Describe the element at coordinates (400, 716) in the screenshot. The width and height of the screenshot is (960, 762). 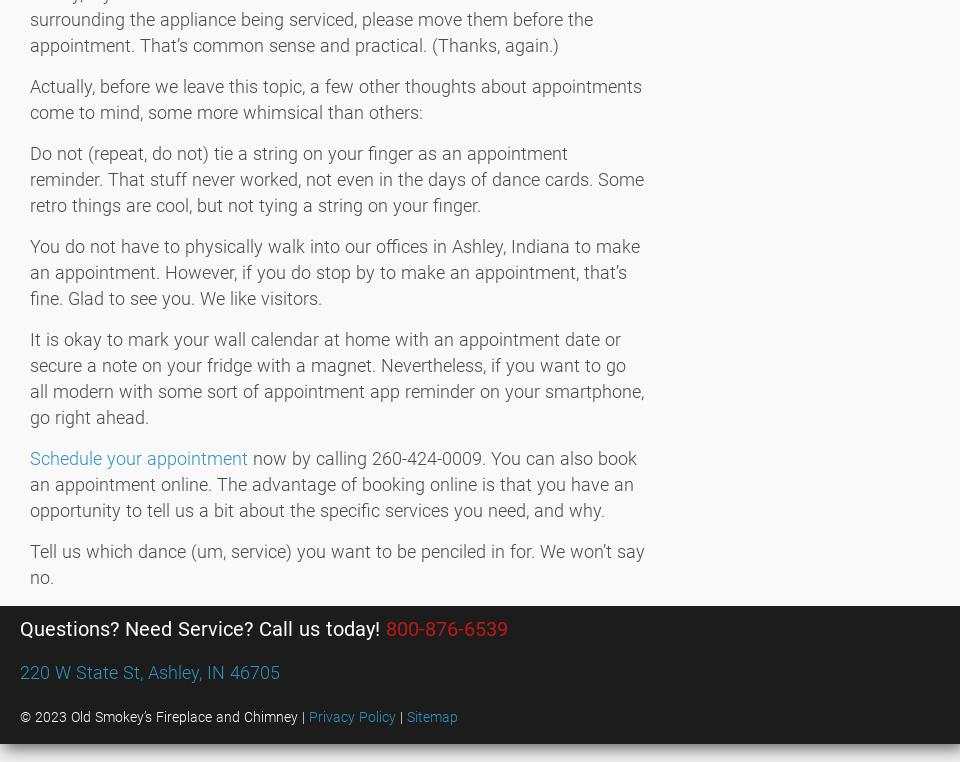
I see `'|'` at that location.